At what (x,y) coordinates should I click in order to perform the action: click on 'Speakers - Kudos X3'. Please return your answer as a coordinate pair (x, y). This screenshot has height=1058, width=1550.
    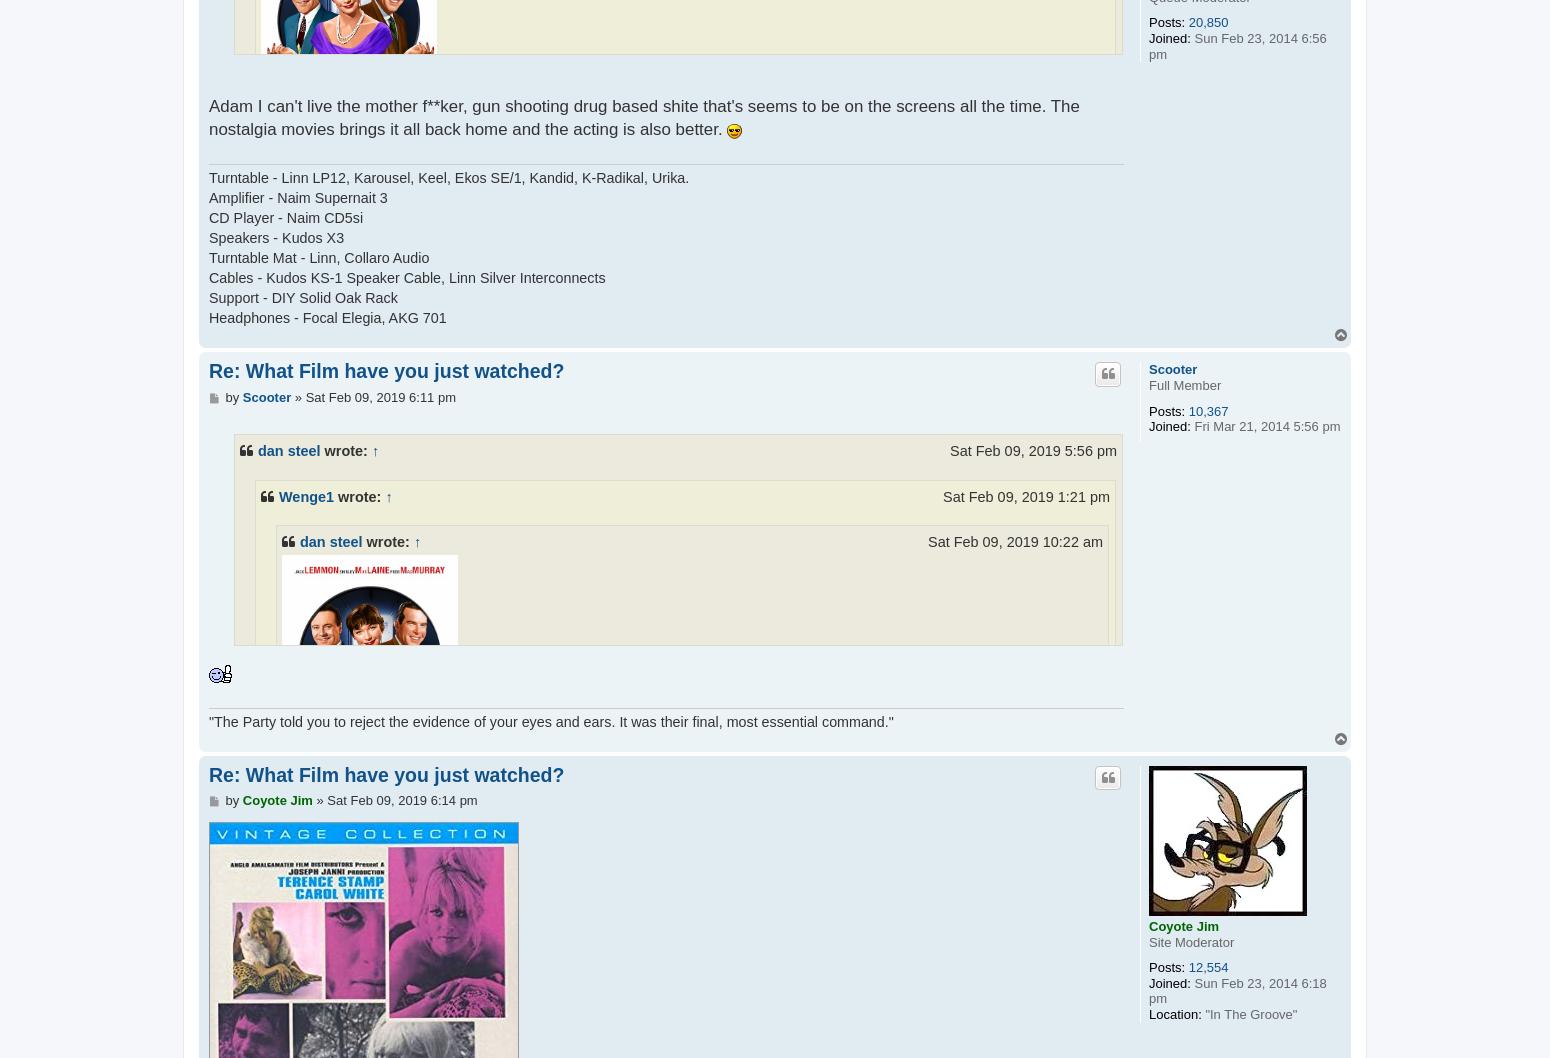
    Looking at the image, I should click on (276, 238).